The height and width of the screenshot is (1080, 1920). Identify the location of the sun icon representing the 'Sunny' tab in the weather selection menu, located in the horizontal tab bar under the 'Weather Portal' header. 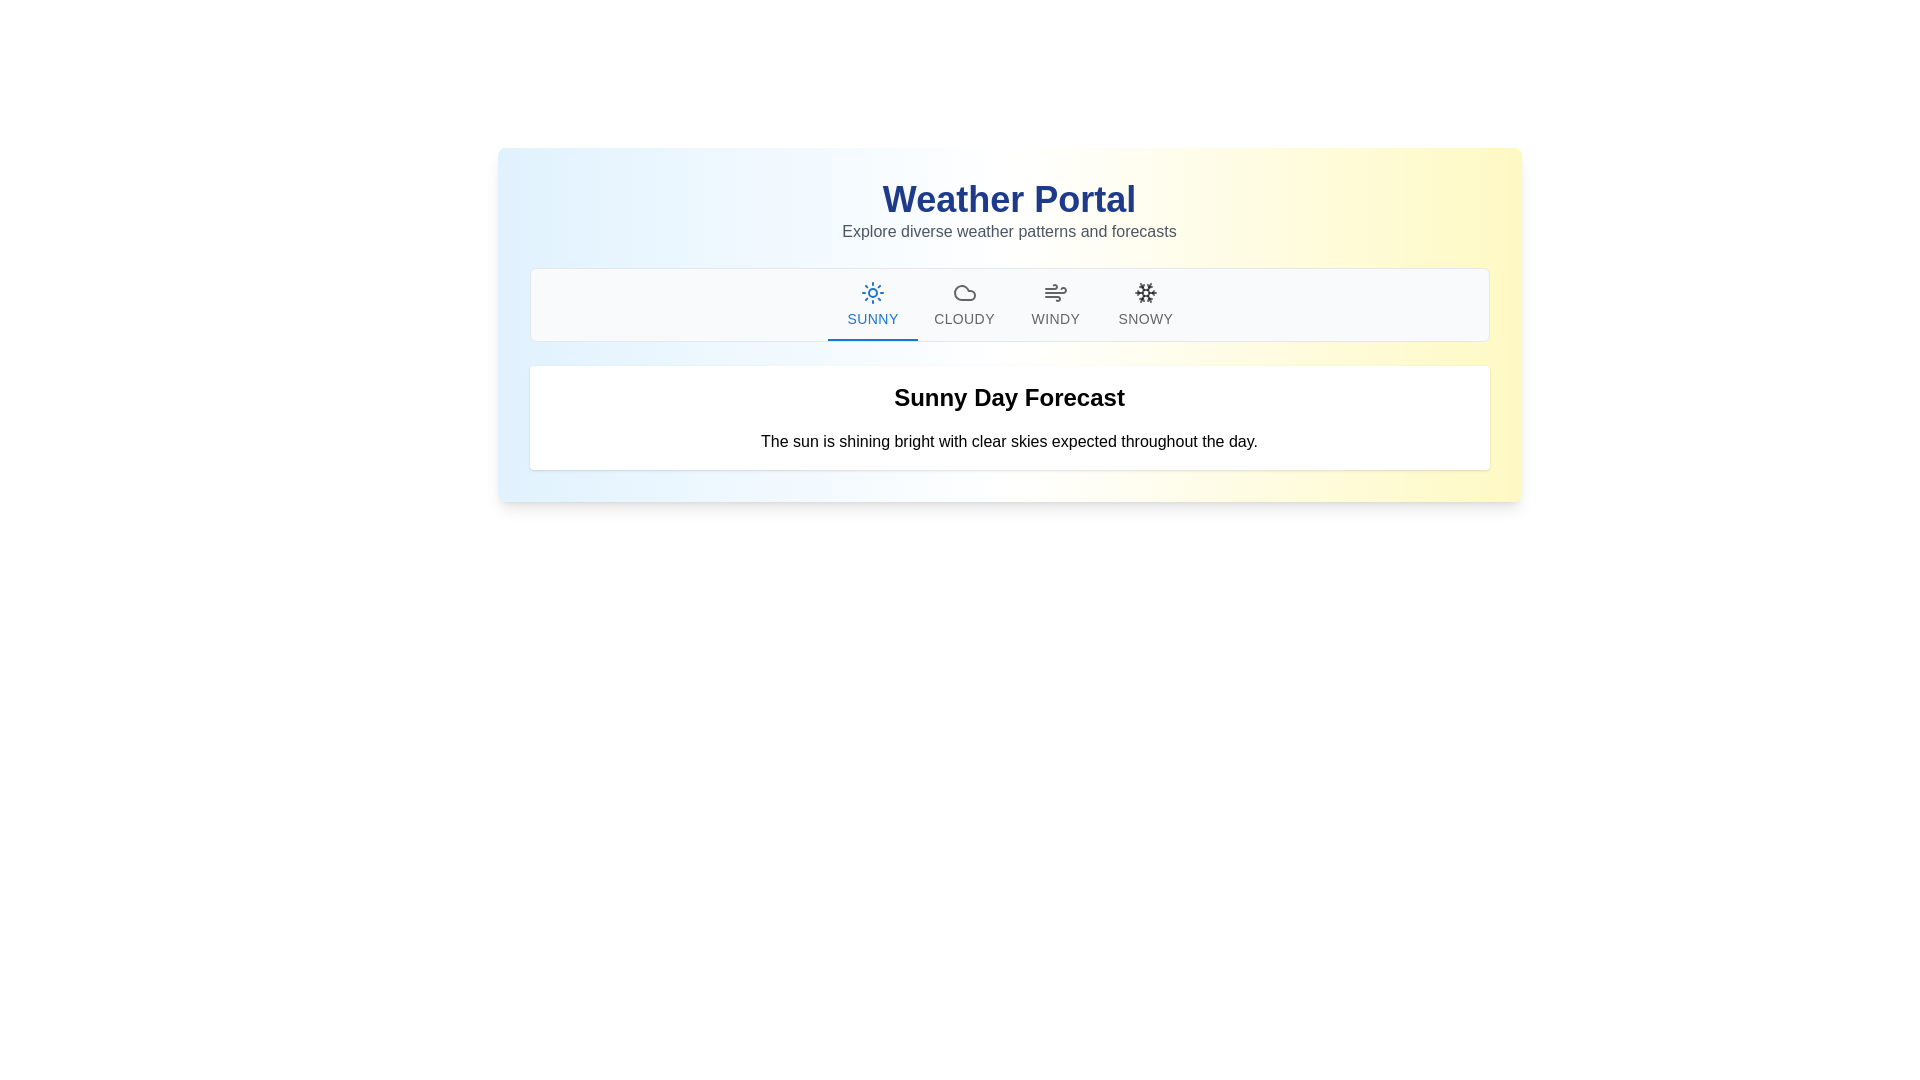
(873, 293).